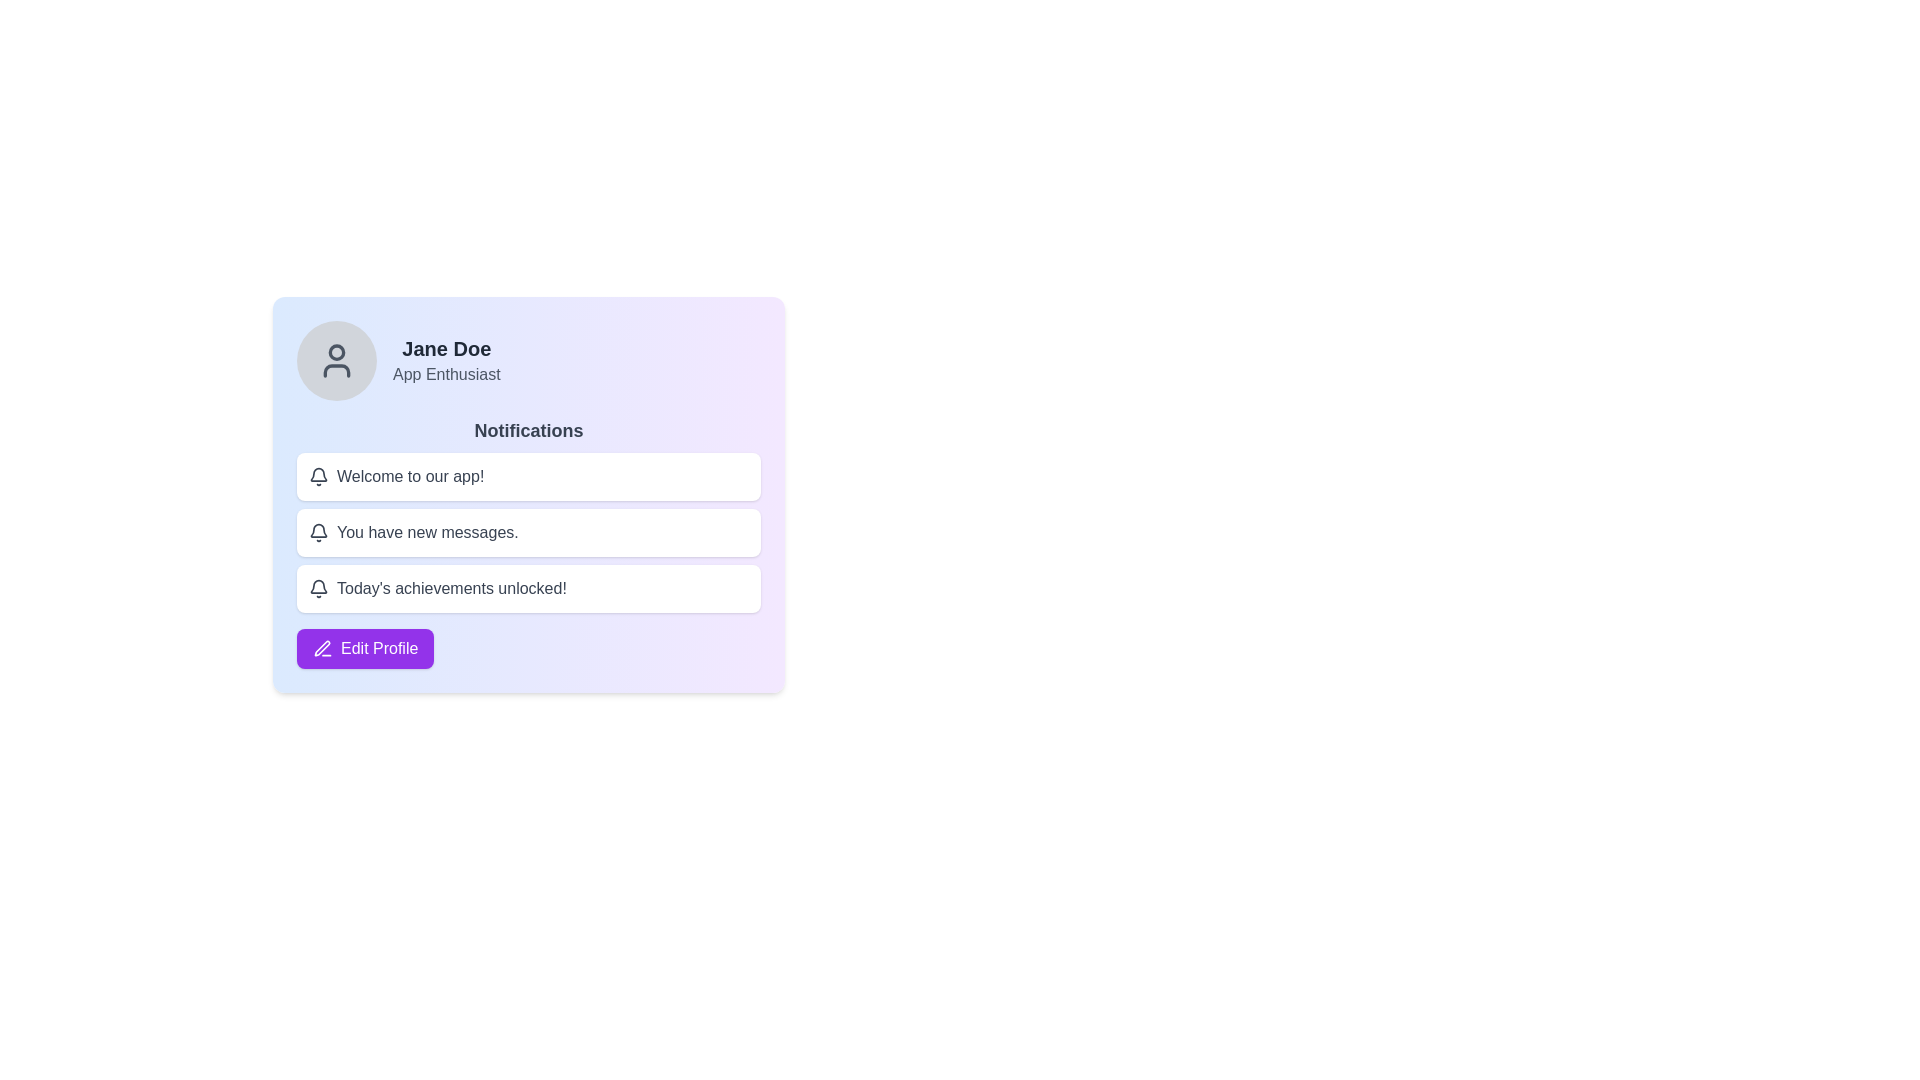  Describe the element at coordinates (336, 361) in the screenshot. I see `the Profile Icon, which is a circular area with a gray background and a user profile silhouette, located to the far left of the text 'Jane Doe' and 'App Enthusiast'` at that location.